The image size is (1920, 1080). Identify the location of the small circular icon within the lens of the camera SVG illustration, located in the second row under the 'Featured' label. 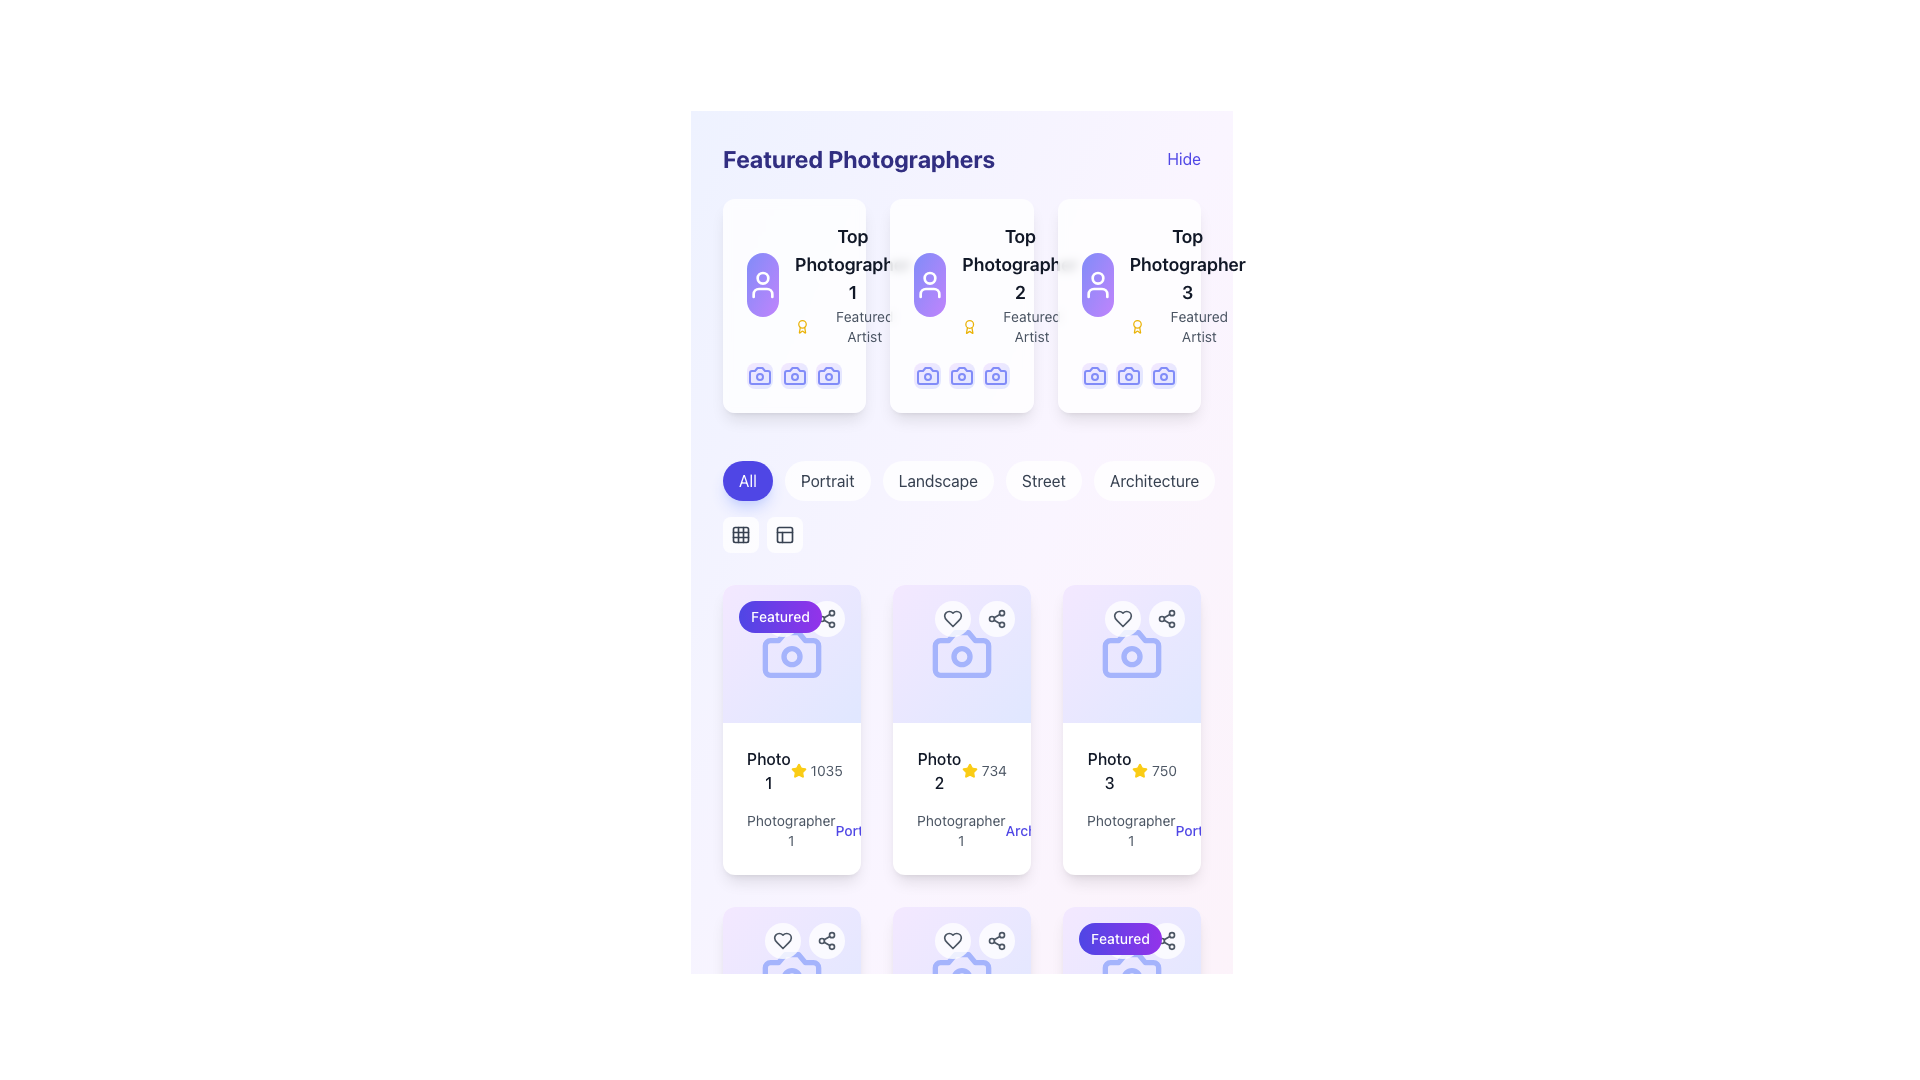
(791, 656).